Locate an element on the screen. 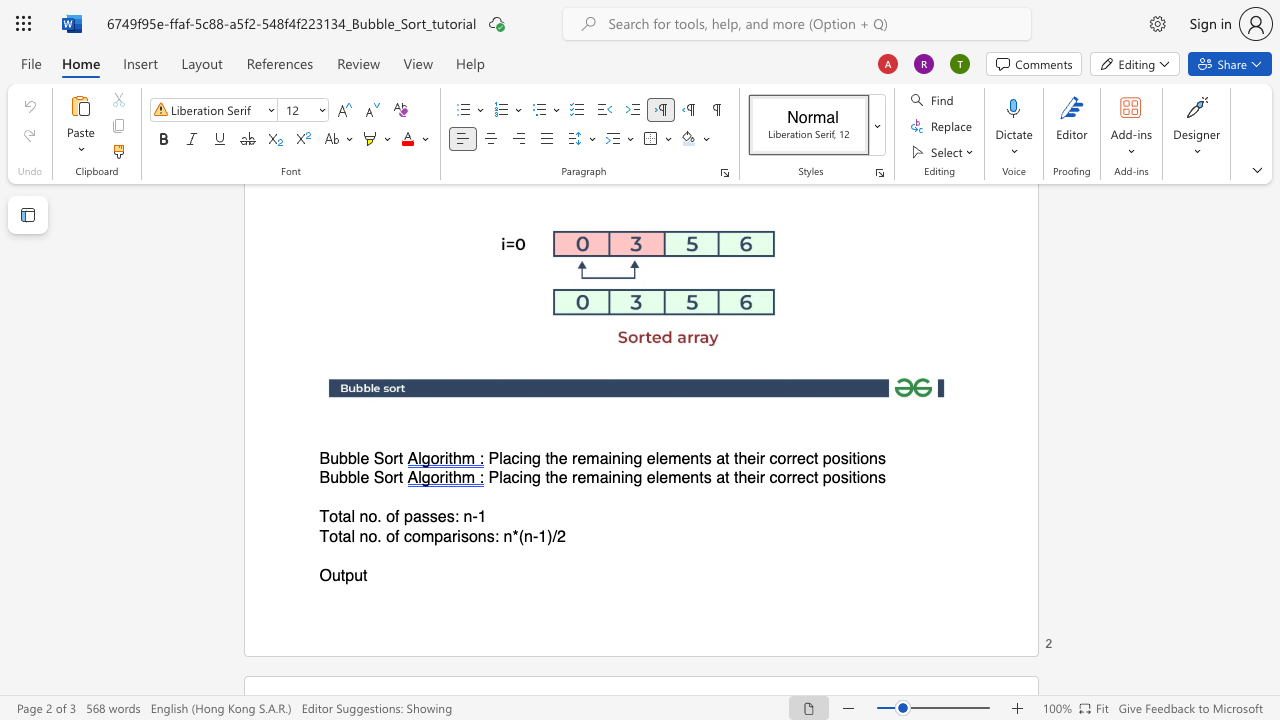 This screenshot has width=1280, height=720. the 2th character "a" in the text is located at coordinates (416, 516).